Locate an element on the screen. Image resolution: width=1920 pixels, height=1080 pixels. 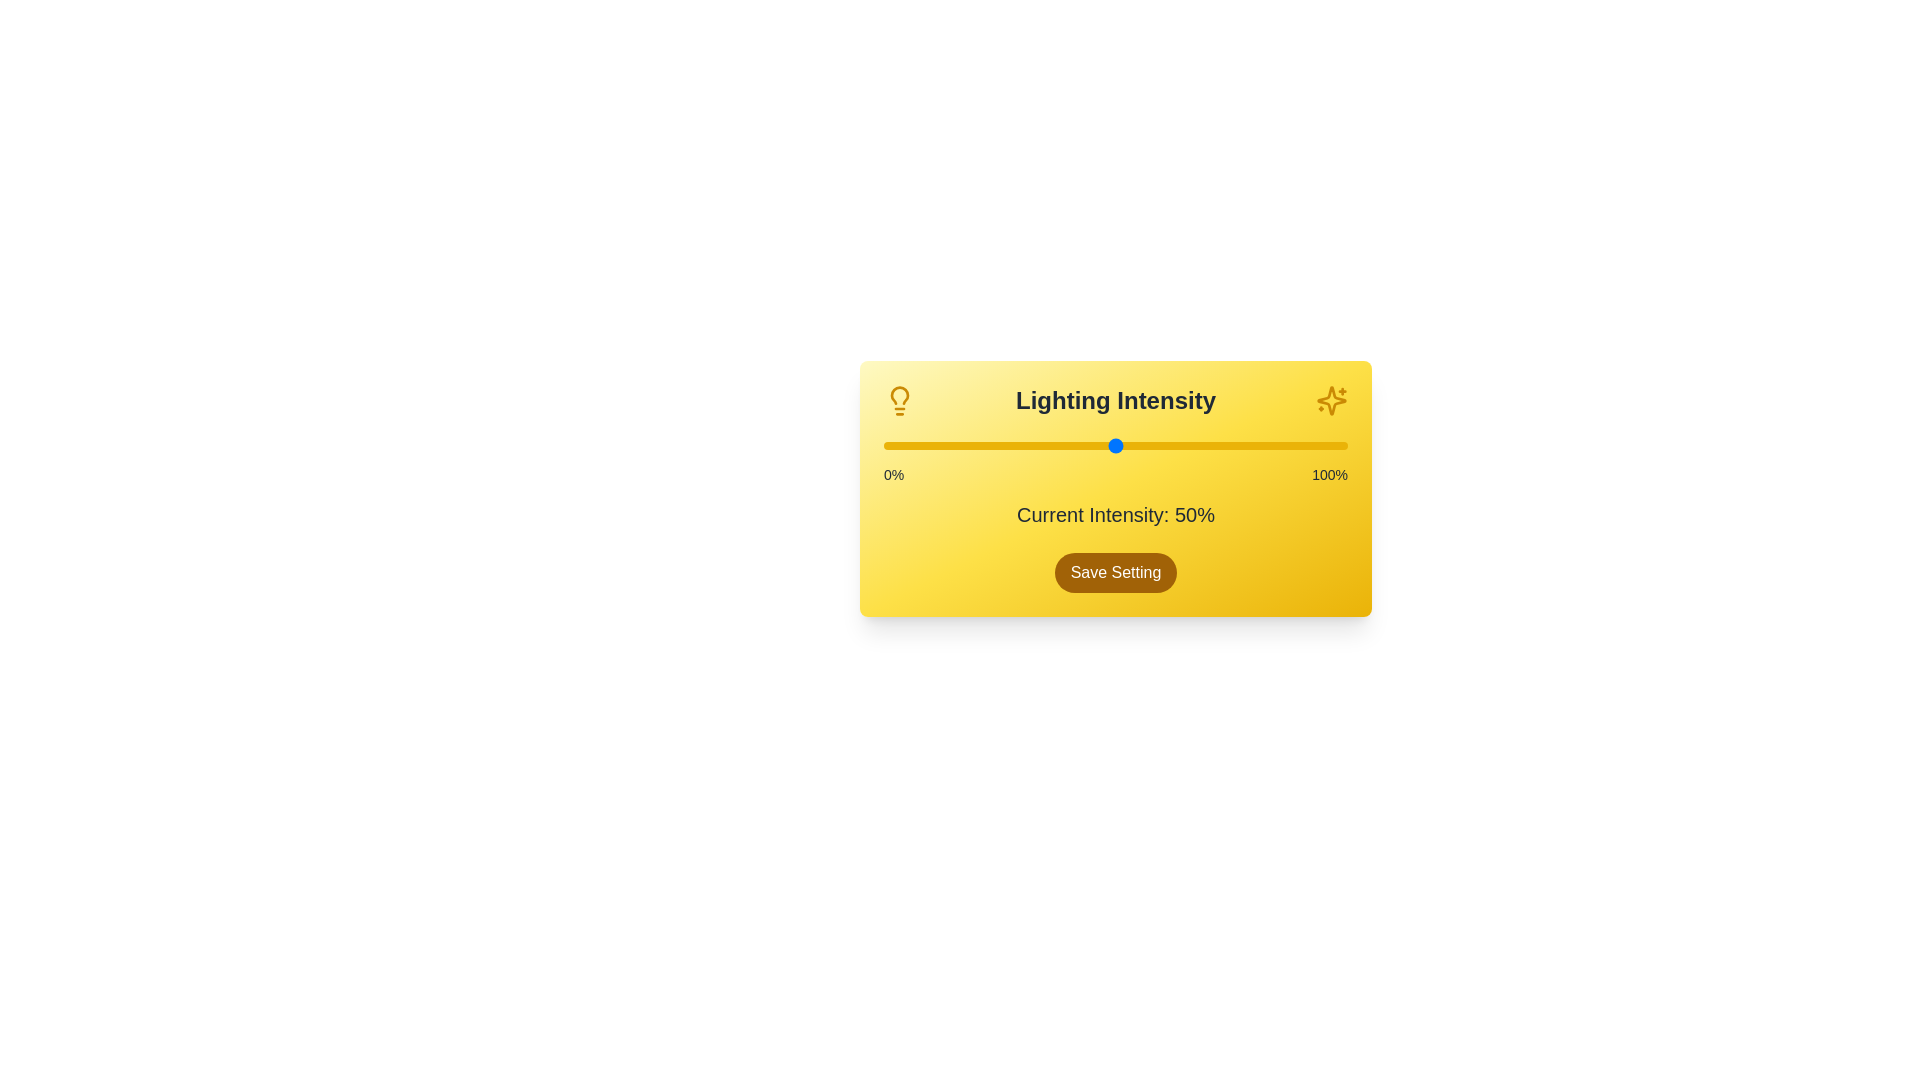
the 'Save Setting' button to save the current intensity is located at coordinates (1115, 573).